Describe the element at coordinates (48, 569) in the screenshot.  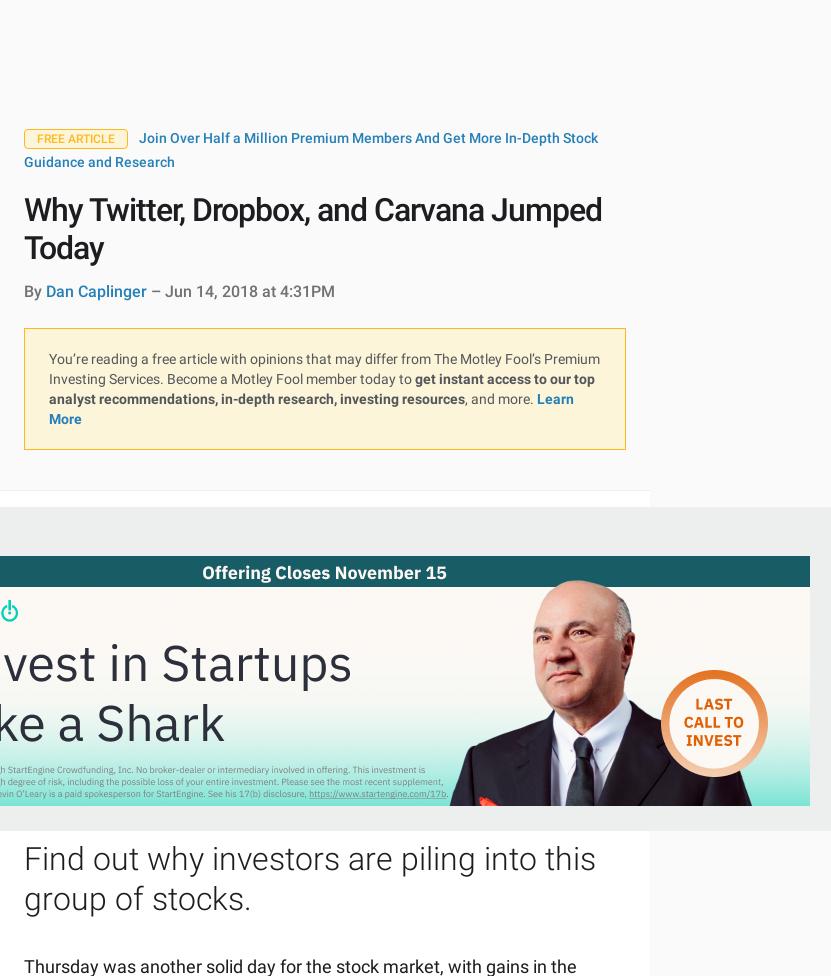
I see `'Calculated by average return of all stock recommendations since inception of the Stock Advisor service in February of 2002. Returns as of 11/09/2023.'` at that location.